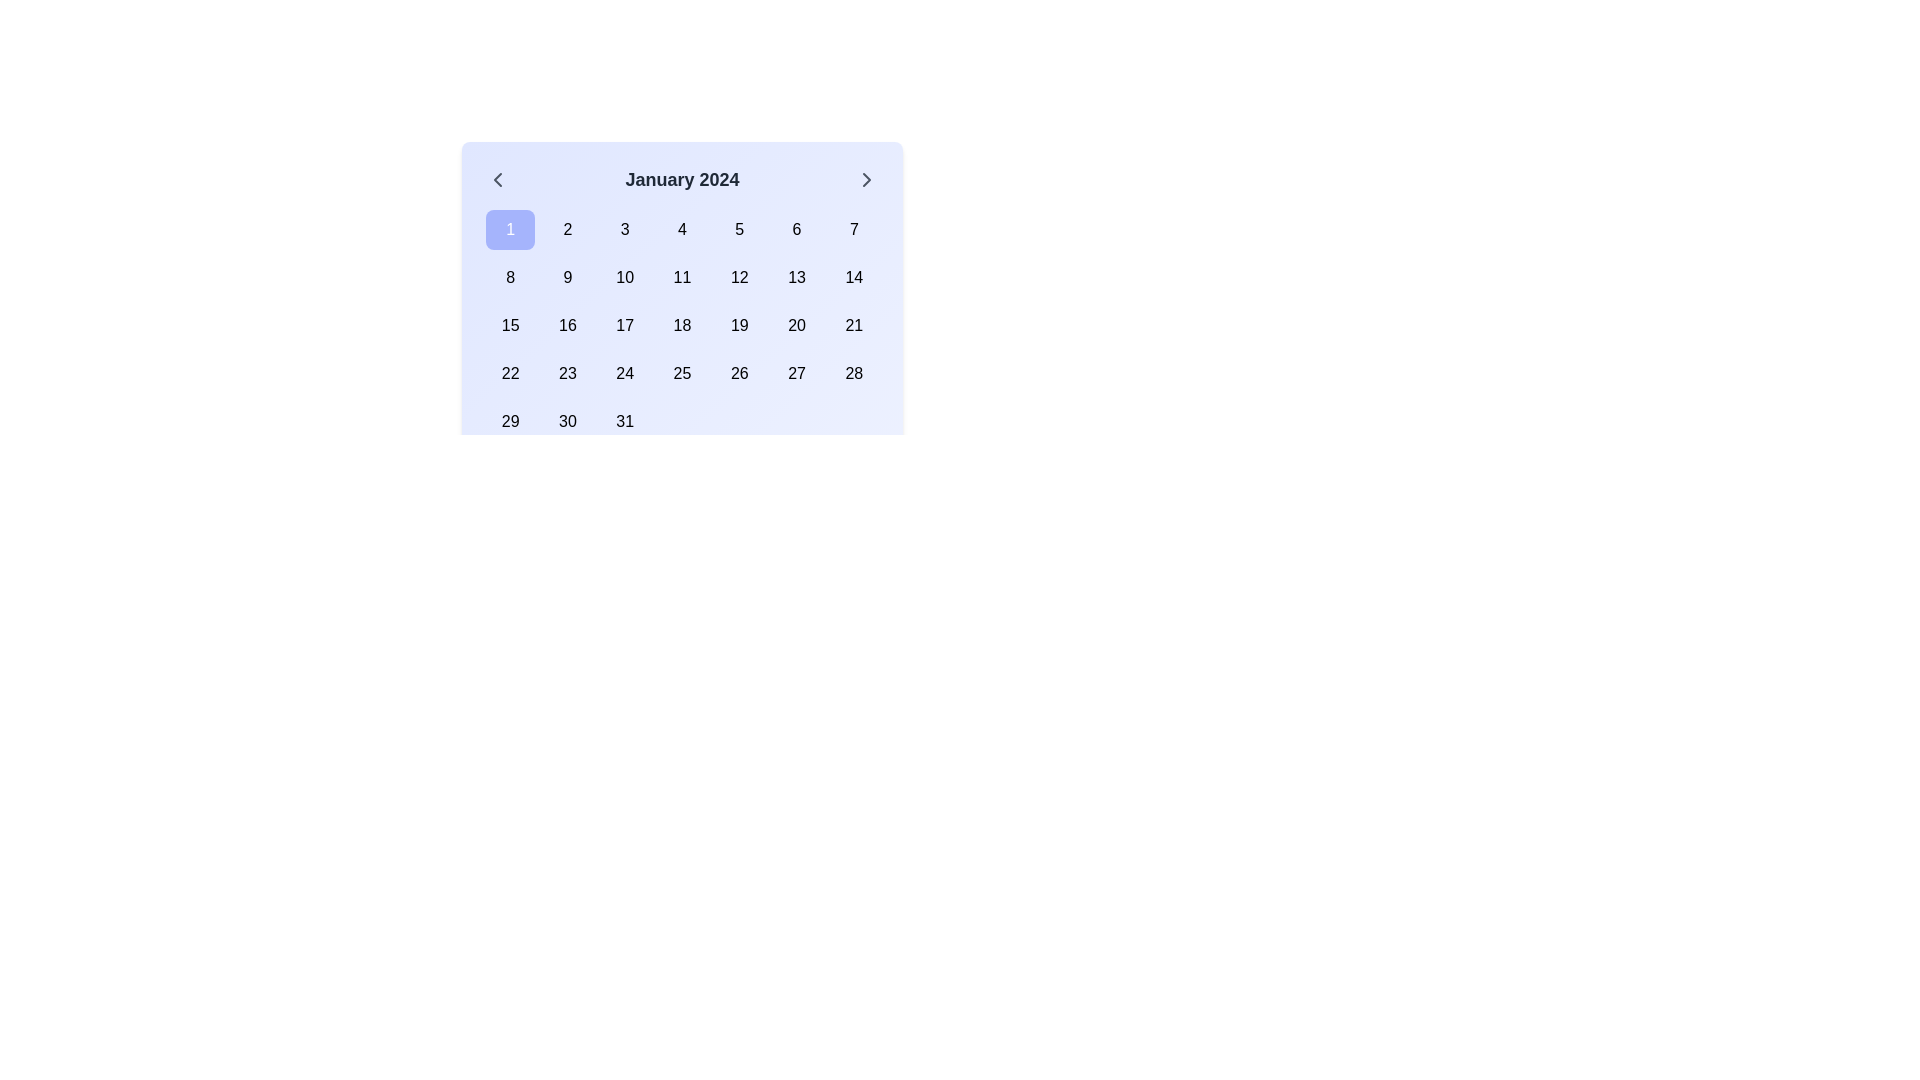 The width and height of the screenshot is (1920, 1080). I want to click on the button labeled '22' in the first column of the fourth row of the number grid under 'January 2024' to visualize its hover effect, so click(510, 374).